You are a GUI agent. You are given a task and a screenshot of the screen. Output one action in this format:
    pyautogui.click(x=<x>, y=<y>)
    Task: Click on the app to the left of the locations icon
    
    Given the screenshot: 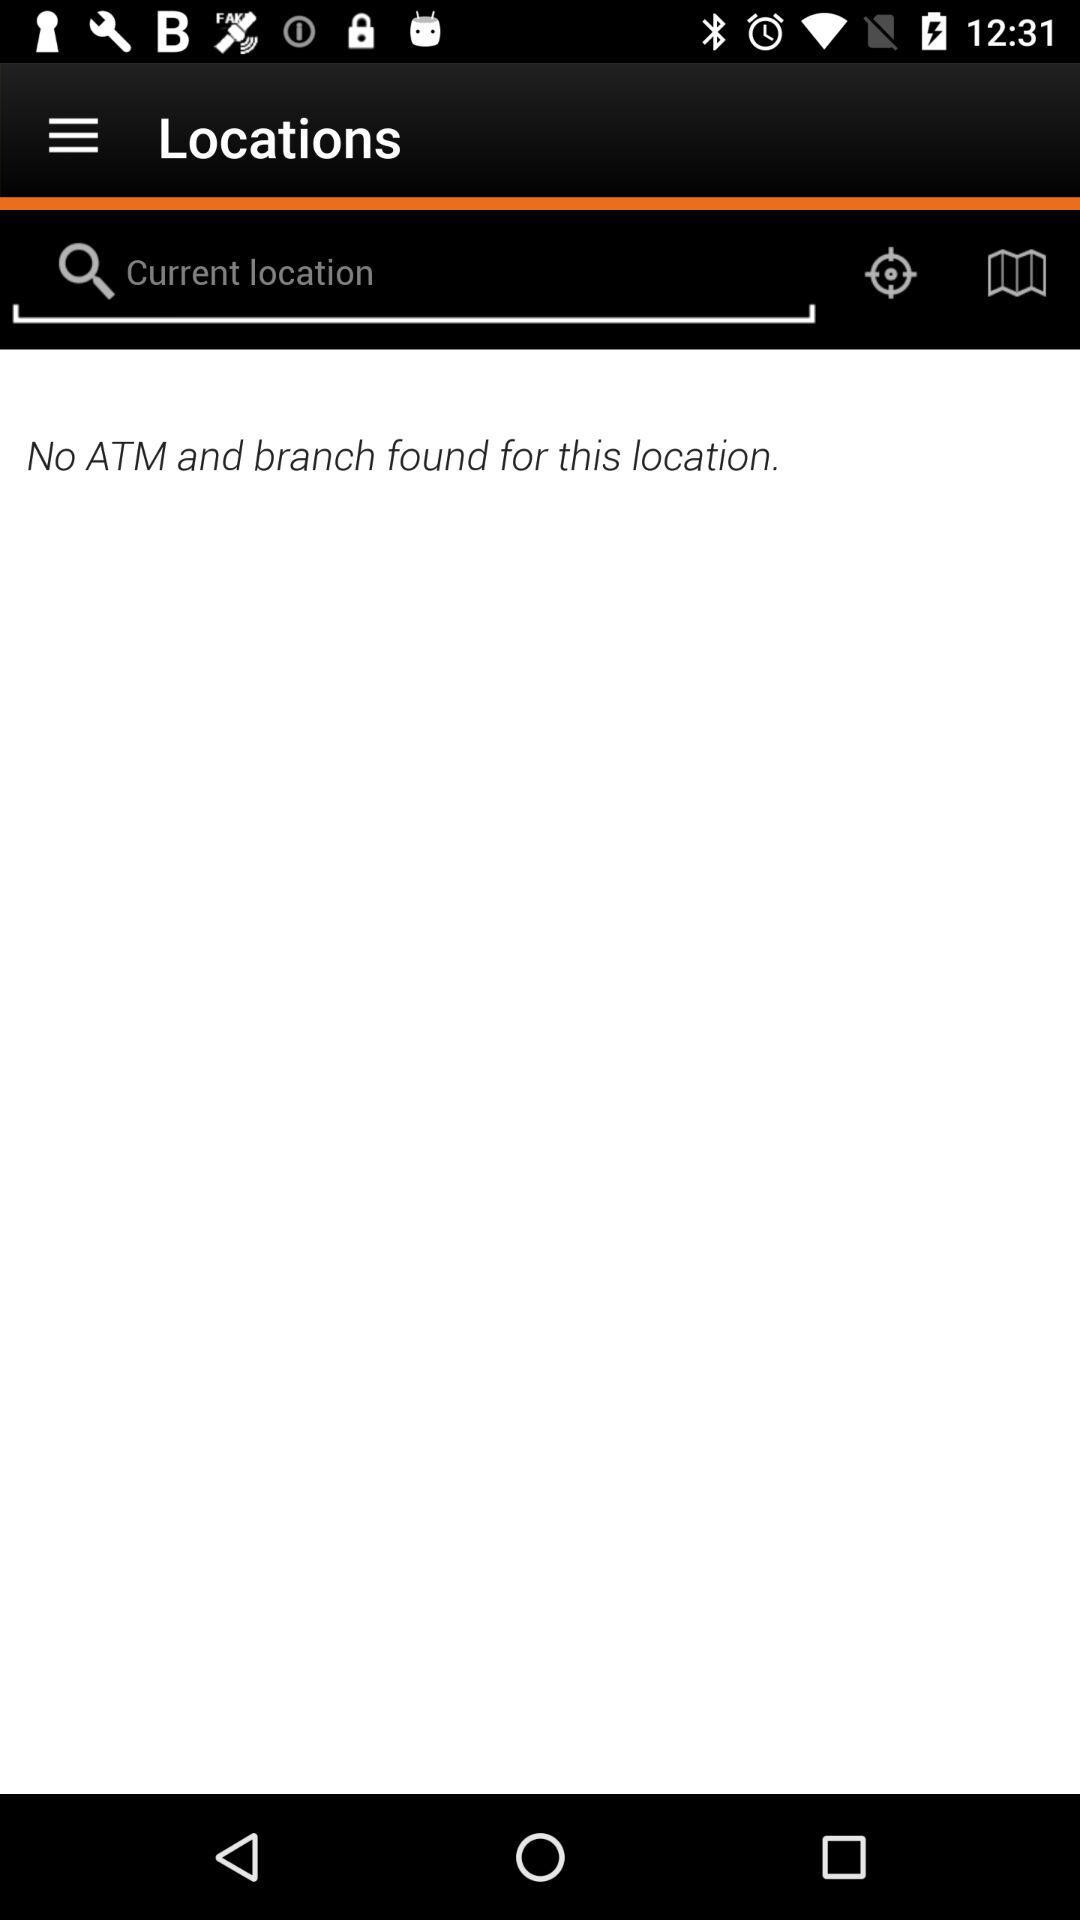 What is the action you would take?
    pyautogui.click(x=72, y=135)
    